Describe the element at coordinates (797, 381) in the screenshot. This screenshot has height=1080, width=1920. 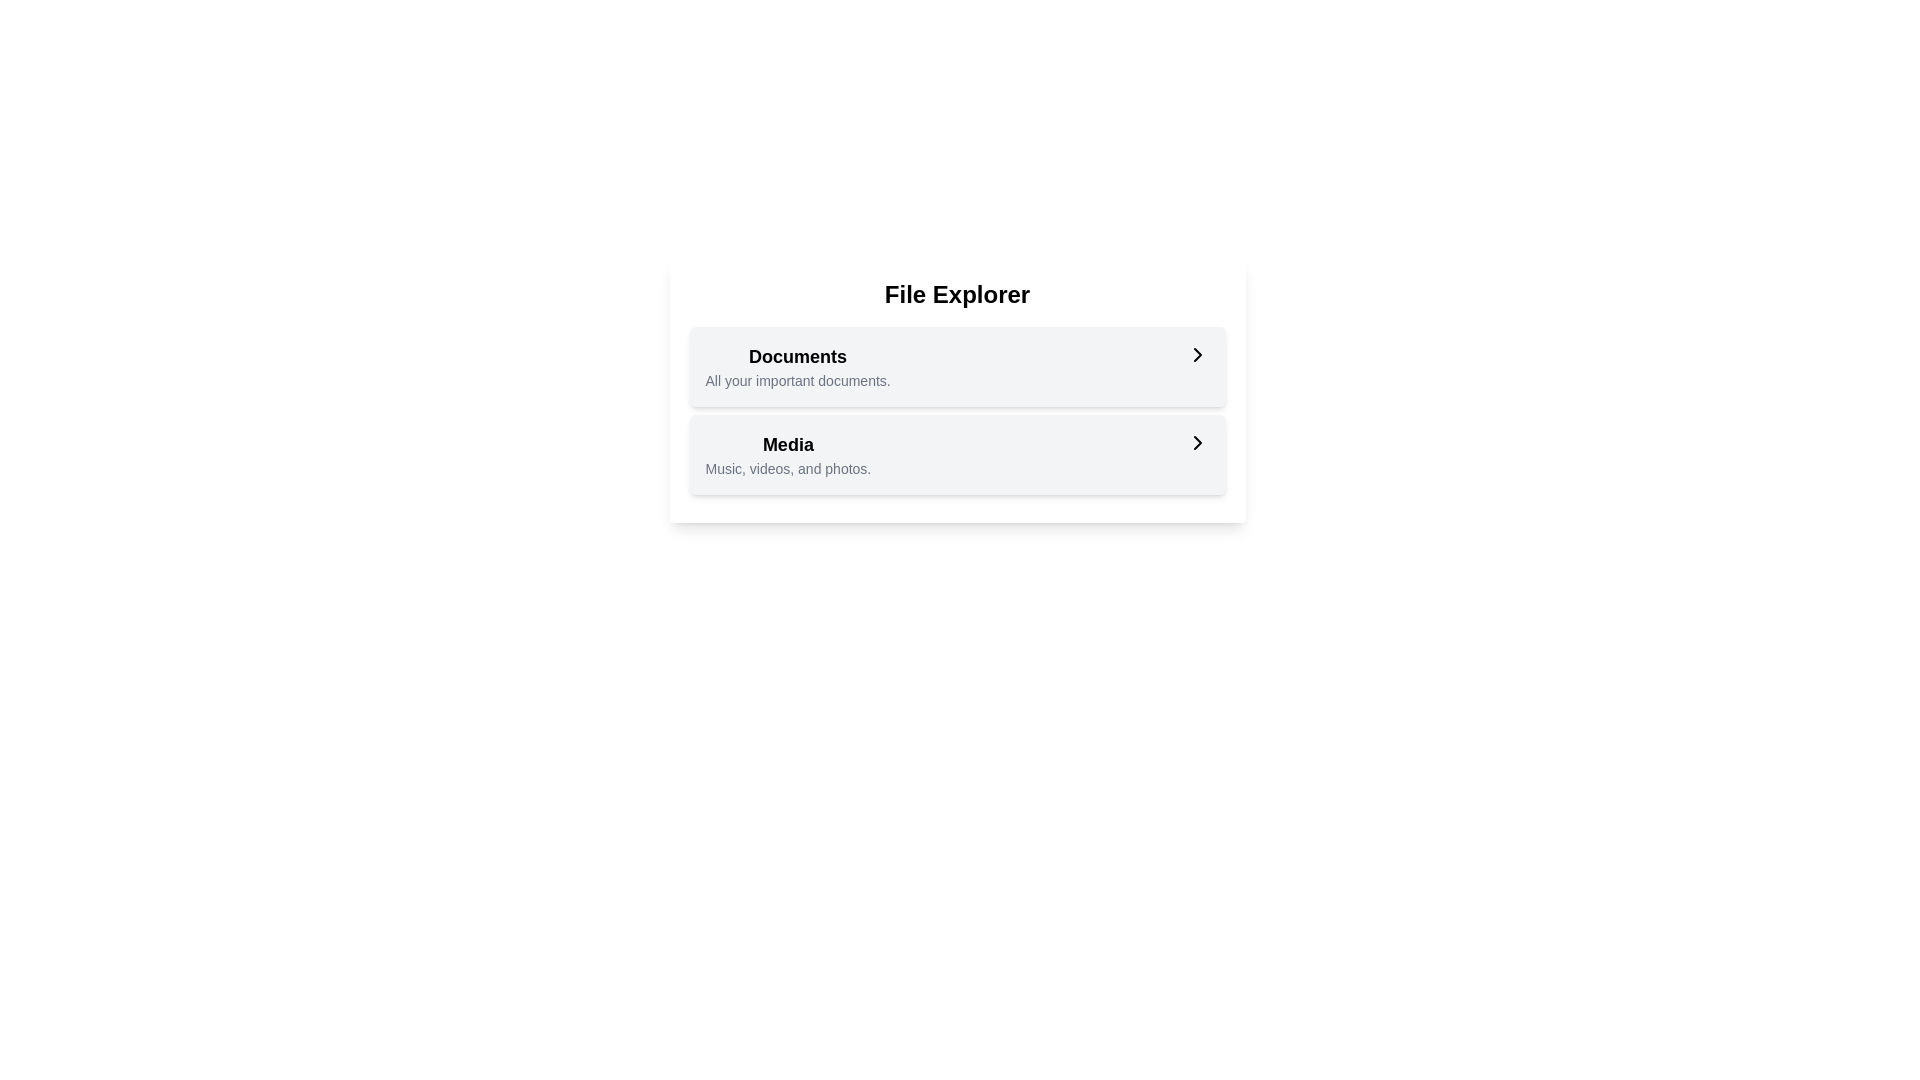
I see `the static text element providing supplementary information about the 'Documents' section, located directly beneath the 'Documents' label in the 'File Explorer' interface` at that location.